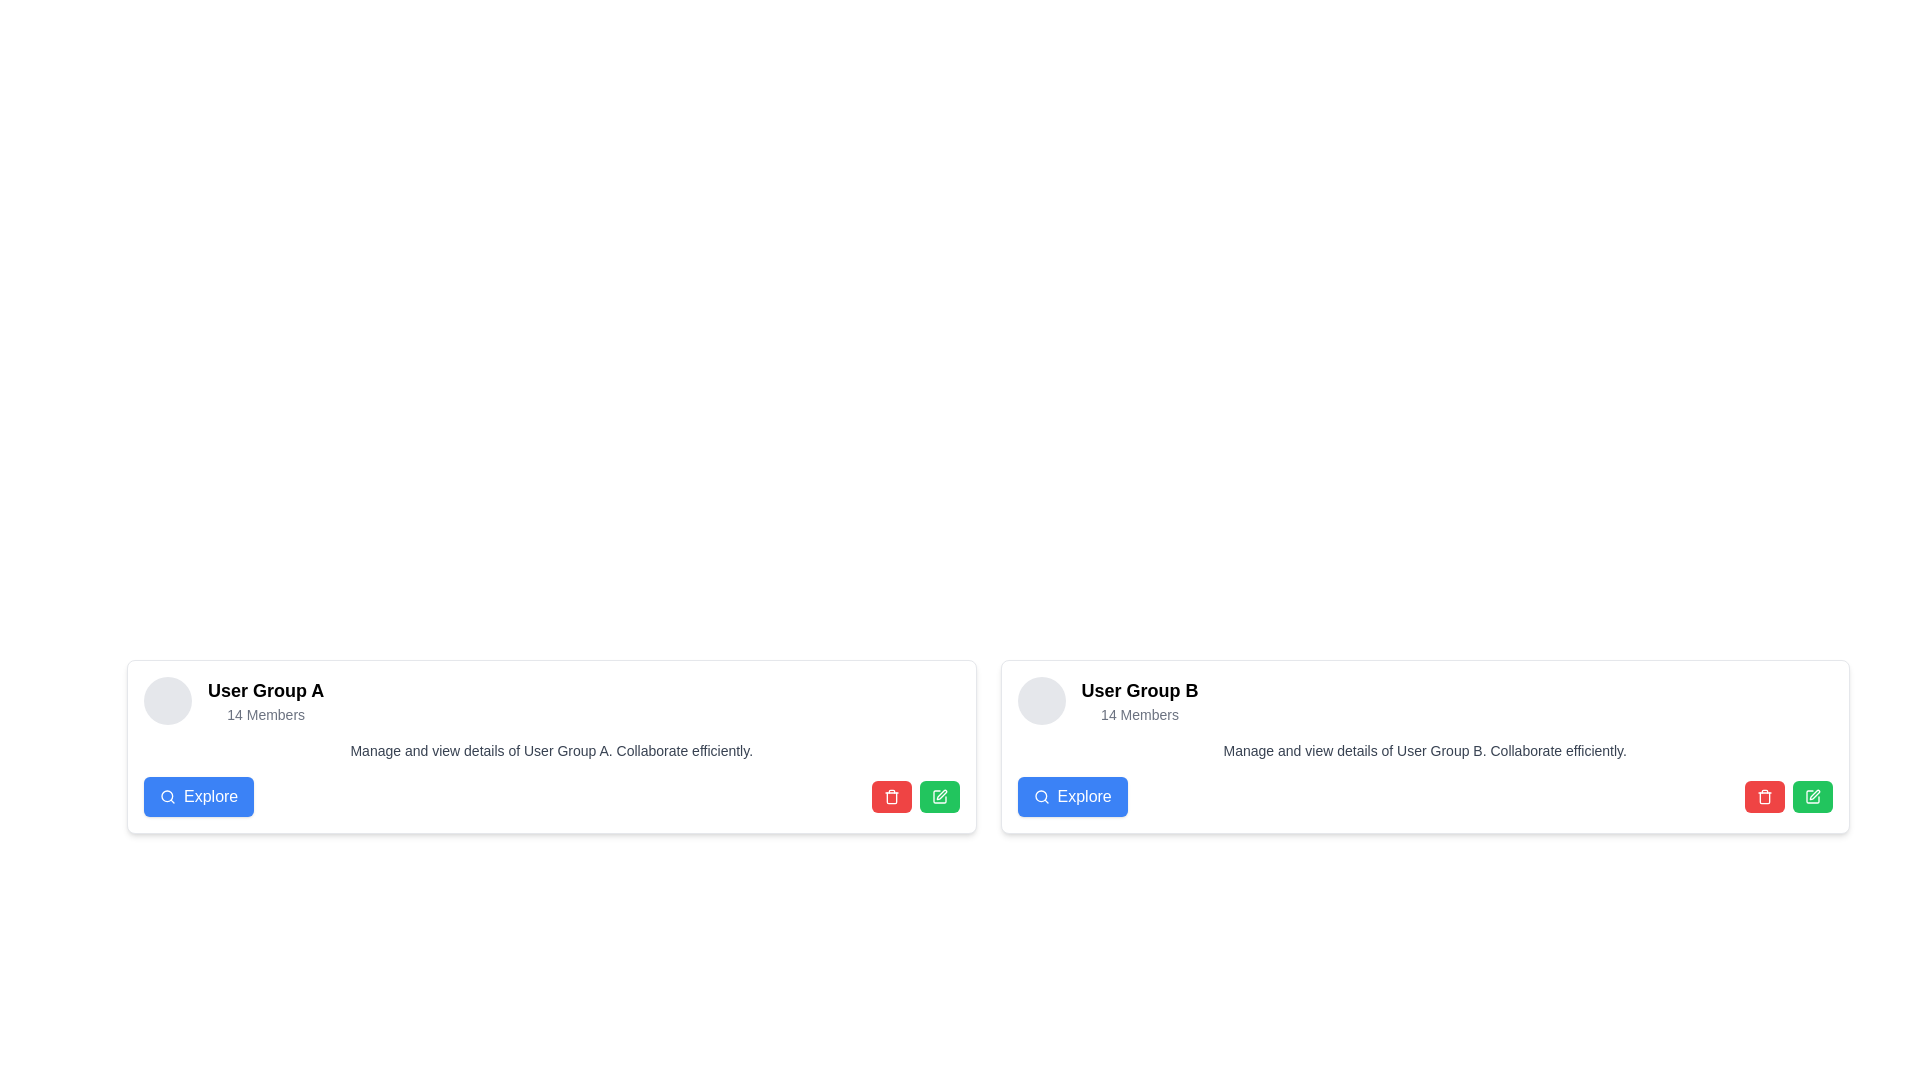 Image resolution: width=1920 pixels, height=1080 pixels. I want to click on the text label that contains 'Manage and view details of User Group A. Collaborate efficiently.' positioned below the main heading and above the interactive buttons, so click(551, 751).